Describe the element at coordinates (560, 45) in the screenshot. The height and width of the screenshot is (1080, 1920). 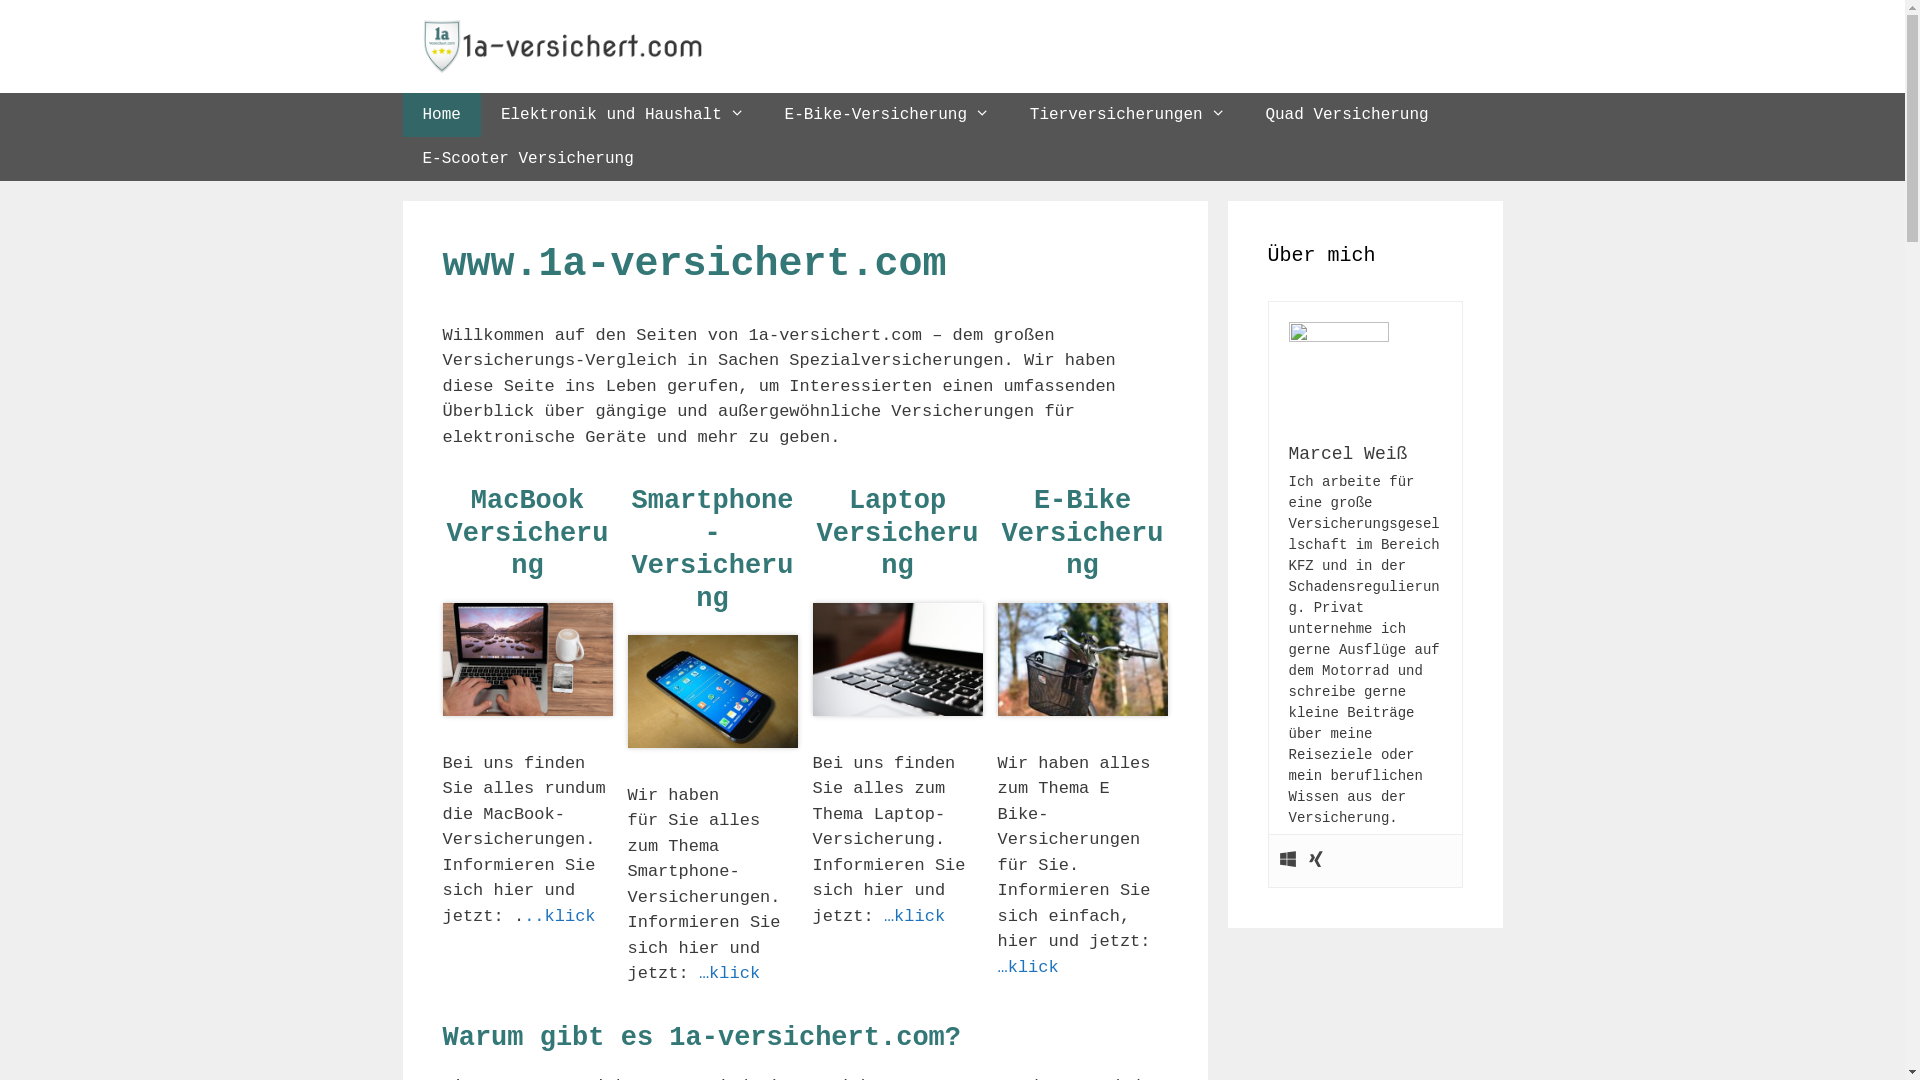
I see `'1a-versichert.com'` at that location.